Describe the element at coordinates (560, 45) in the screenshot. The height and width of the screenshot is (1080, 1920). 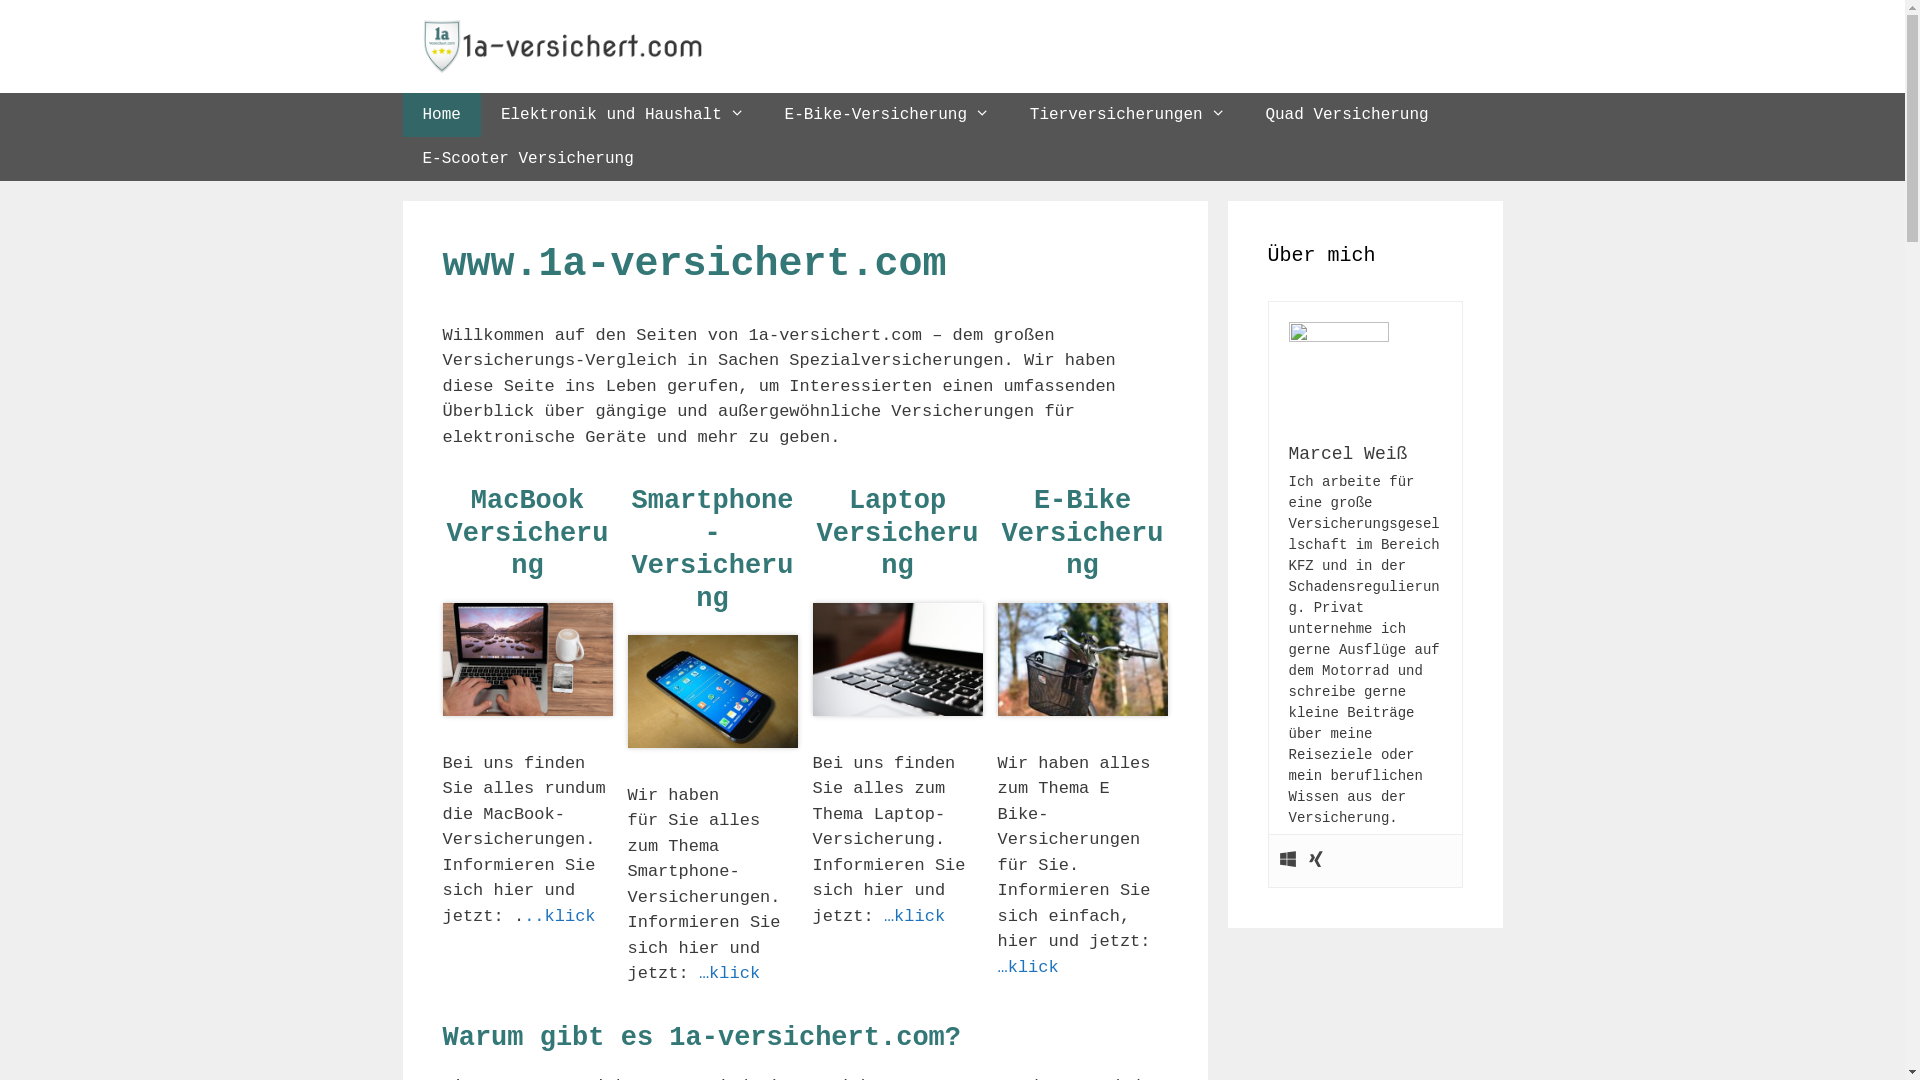
I see `'1a-versichert.com'` at that location.